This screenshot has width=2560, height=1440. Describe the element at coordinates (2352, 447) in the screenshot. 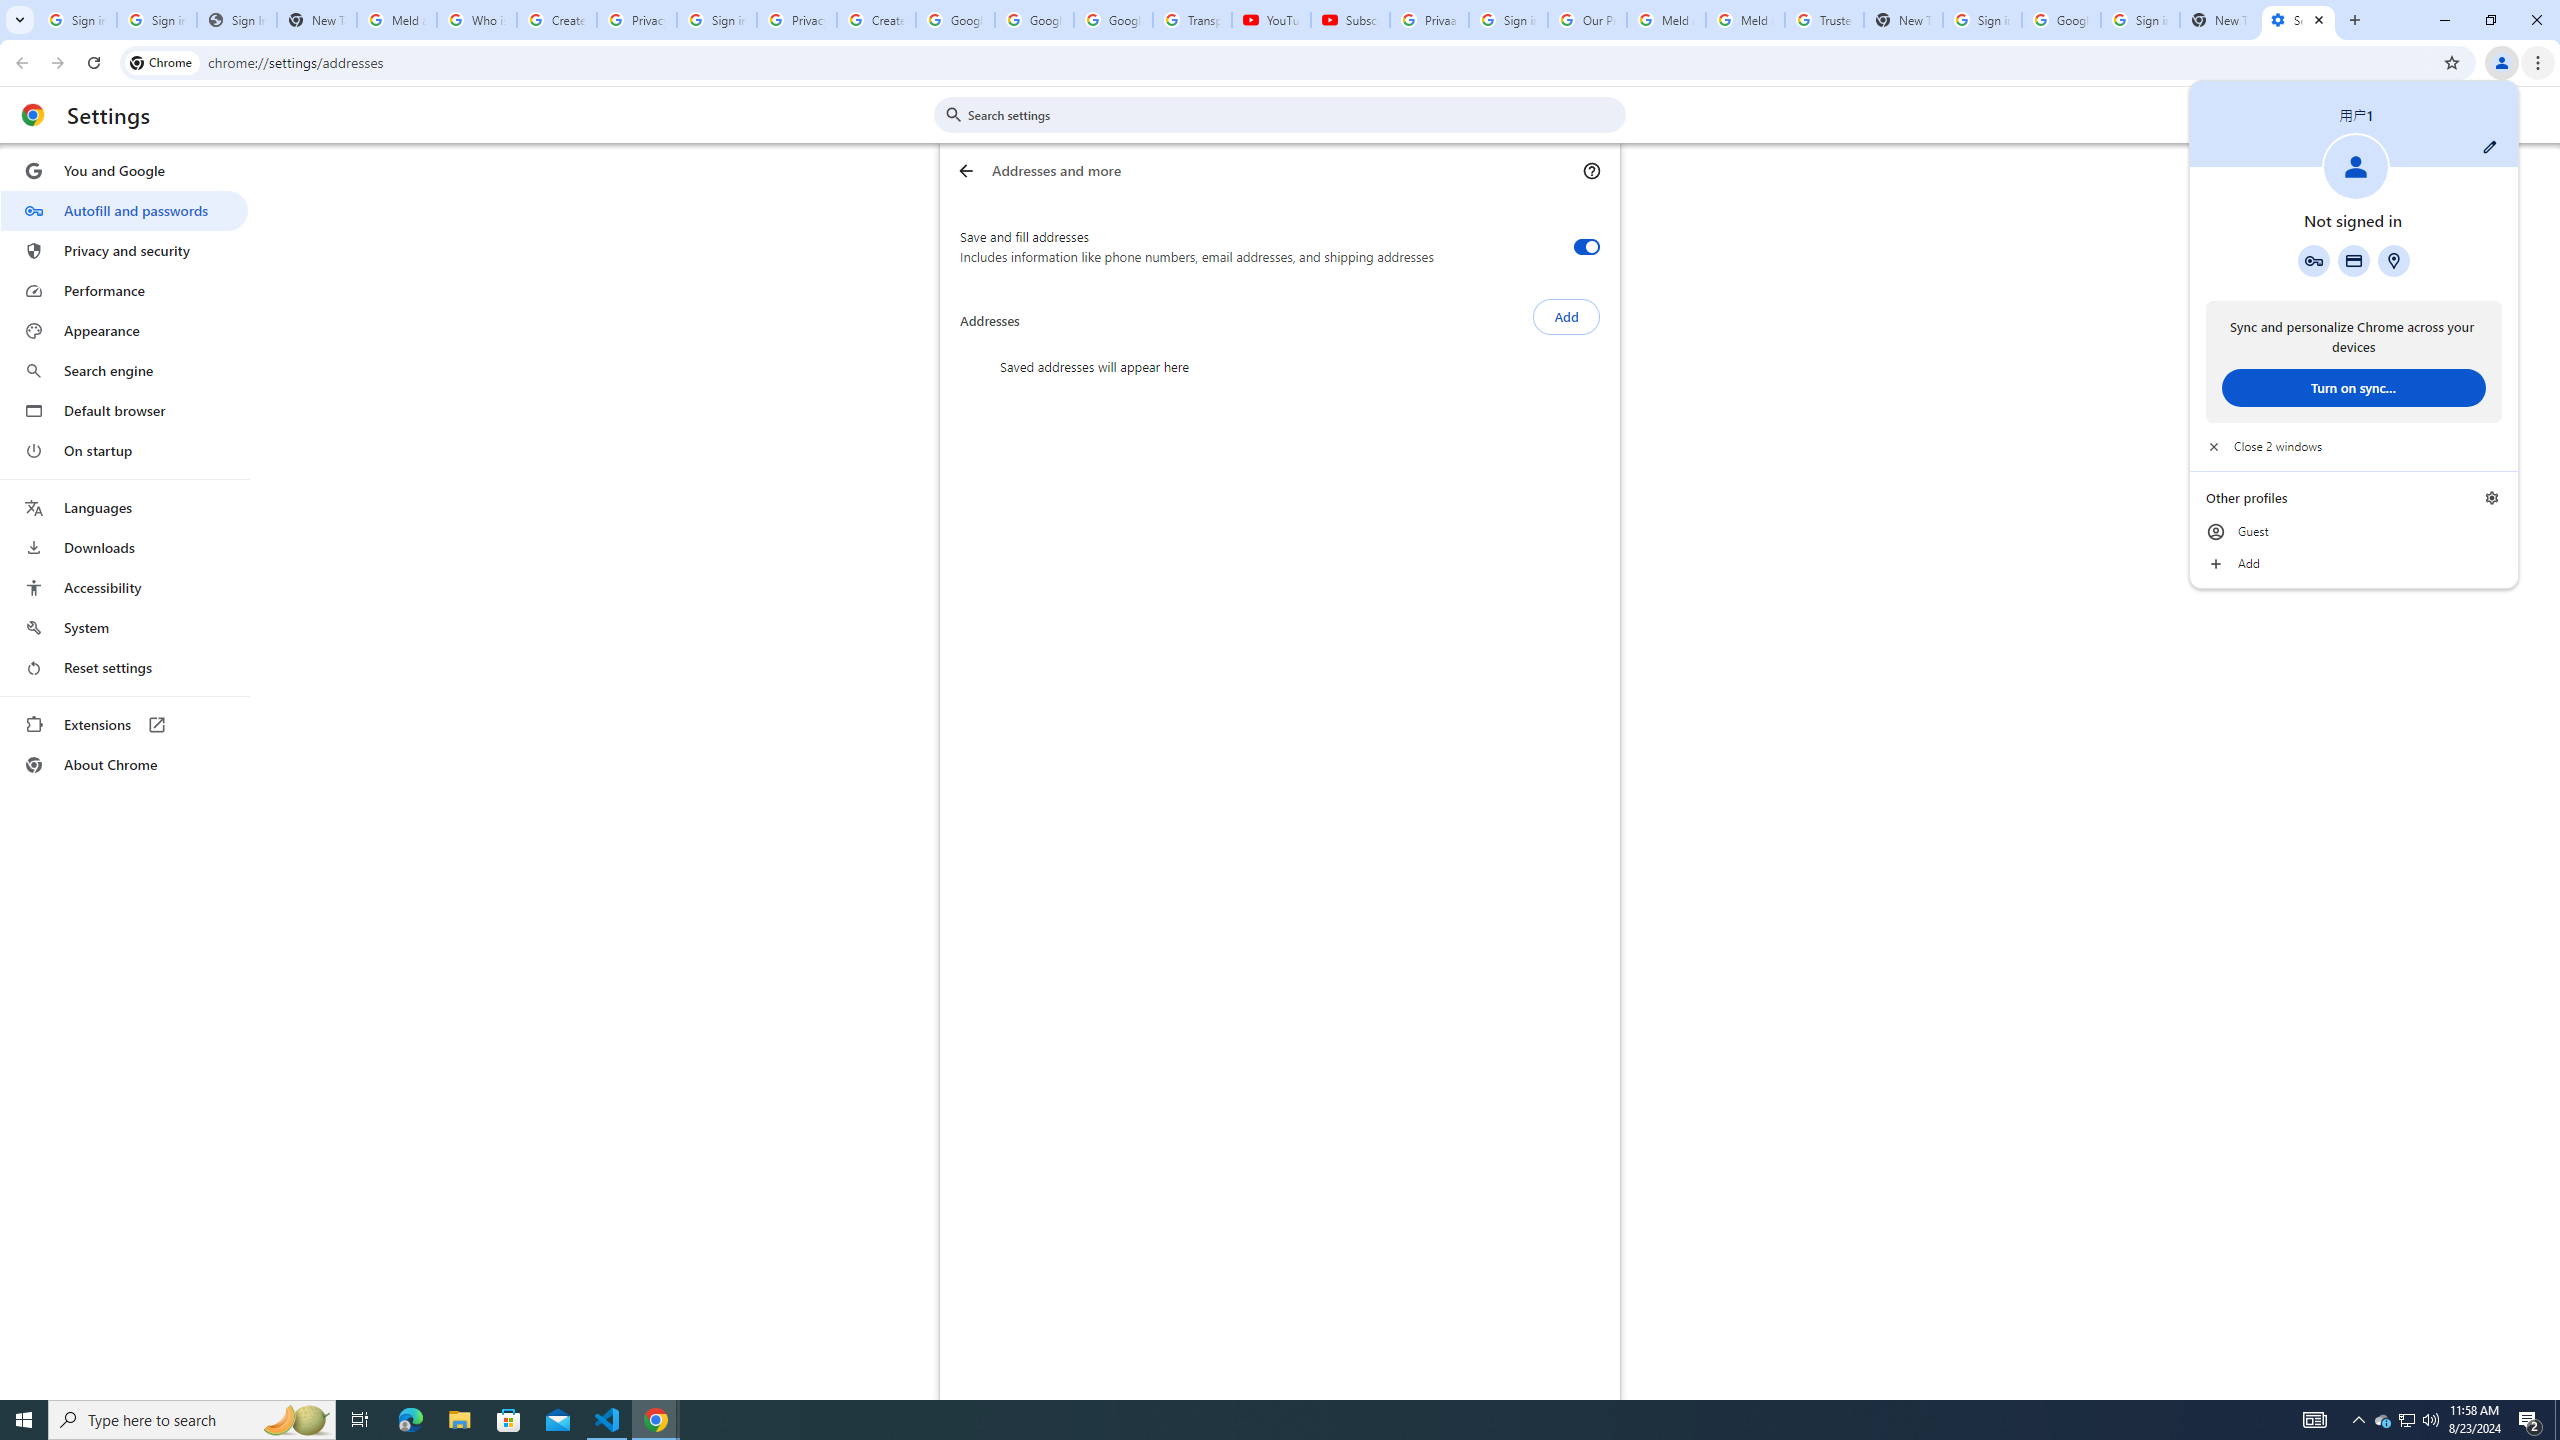

I see `'Close 2 windows'` at that location.